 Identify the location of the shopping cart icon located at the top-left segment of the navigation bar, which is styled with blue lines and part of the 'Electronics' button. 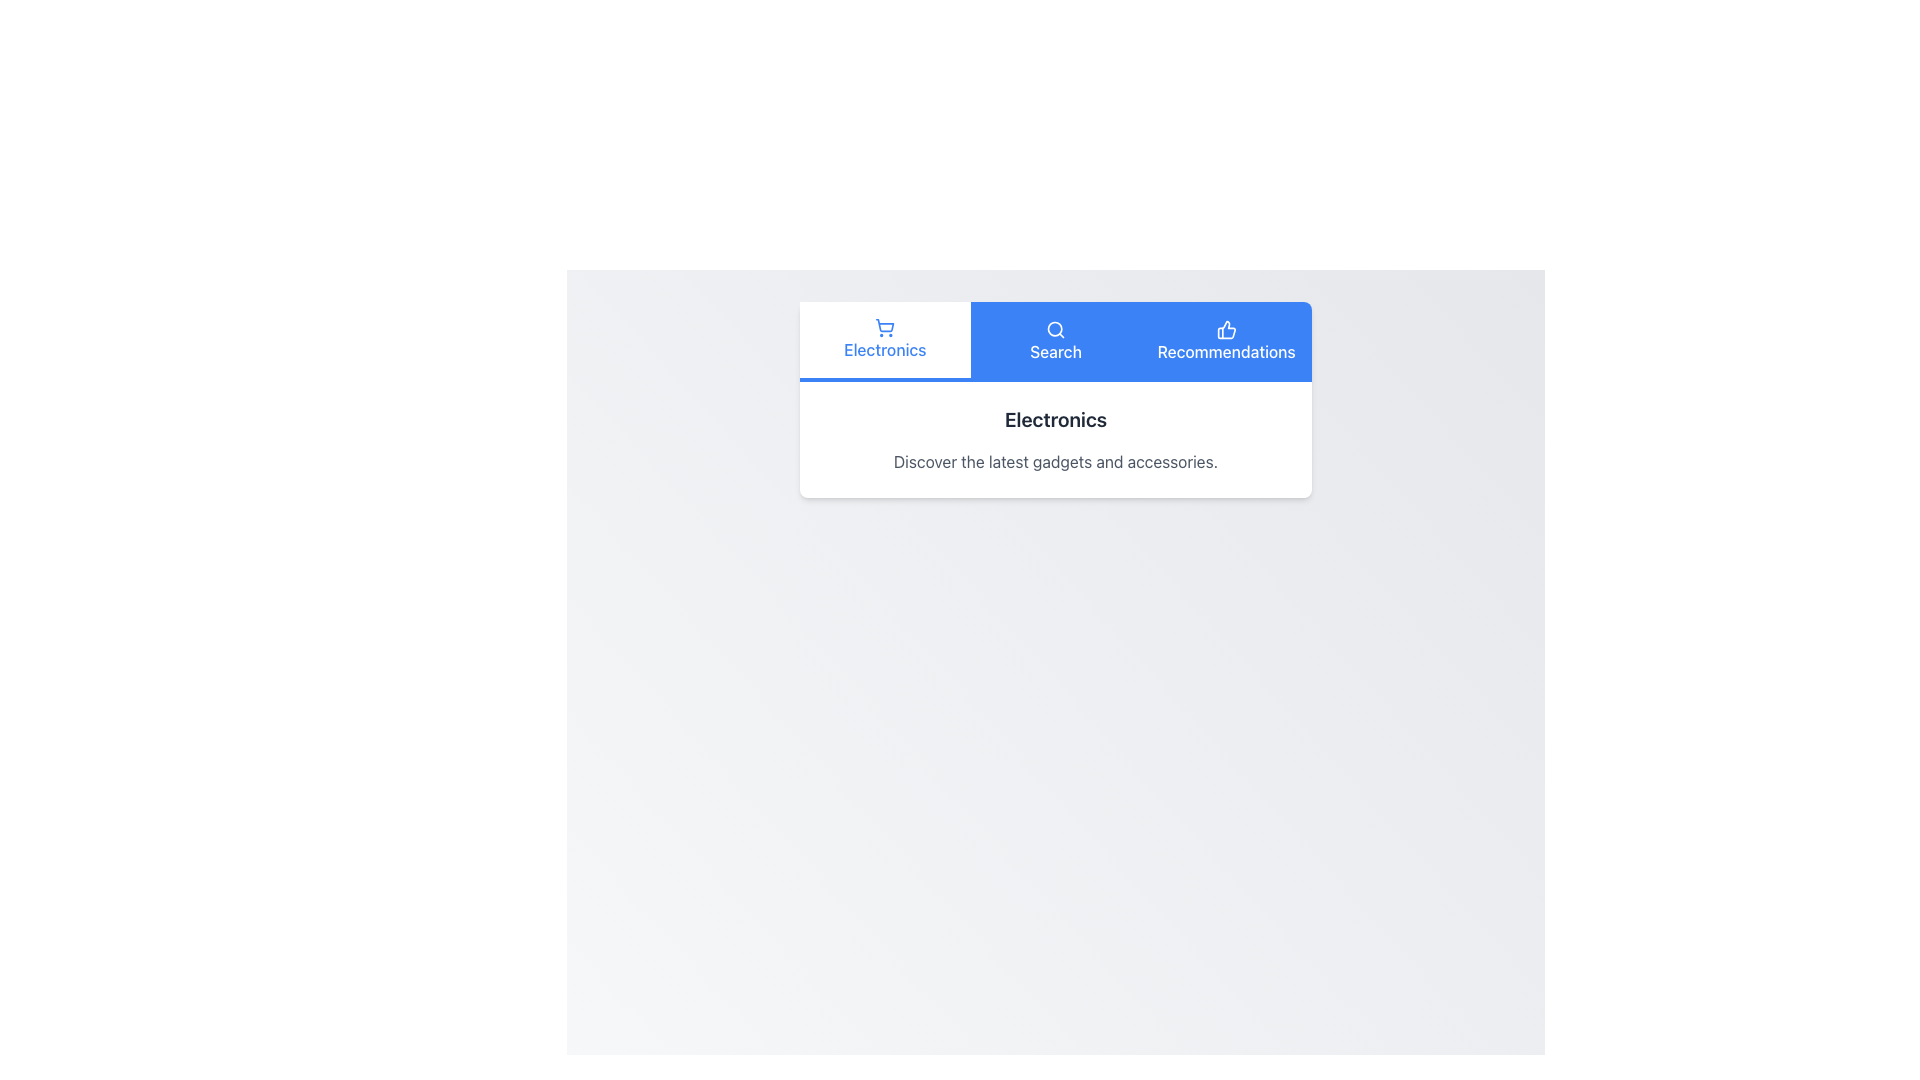
(884, 326).